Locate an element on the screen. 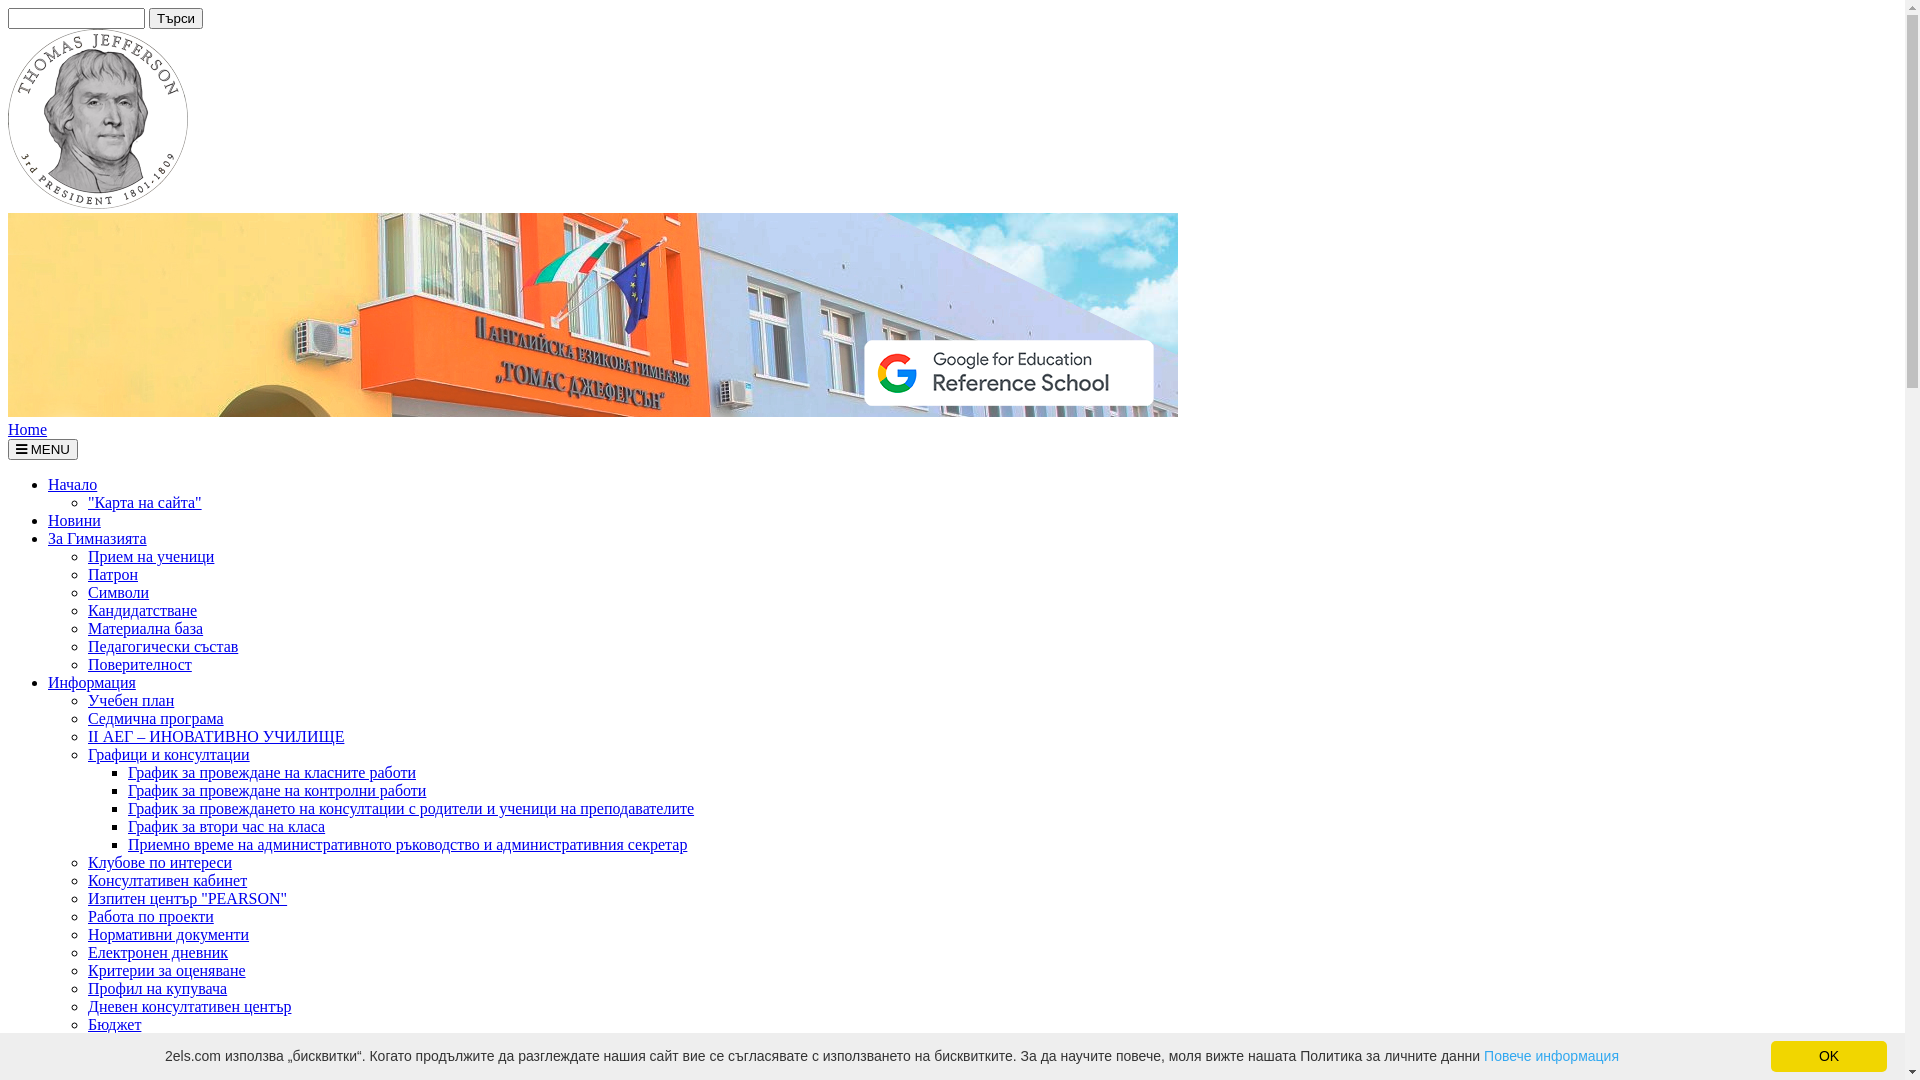 The image size is (1920, 1080). 'Home' is located at coordinates (27, 428).